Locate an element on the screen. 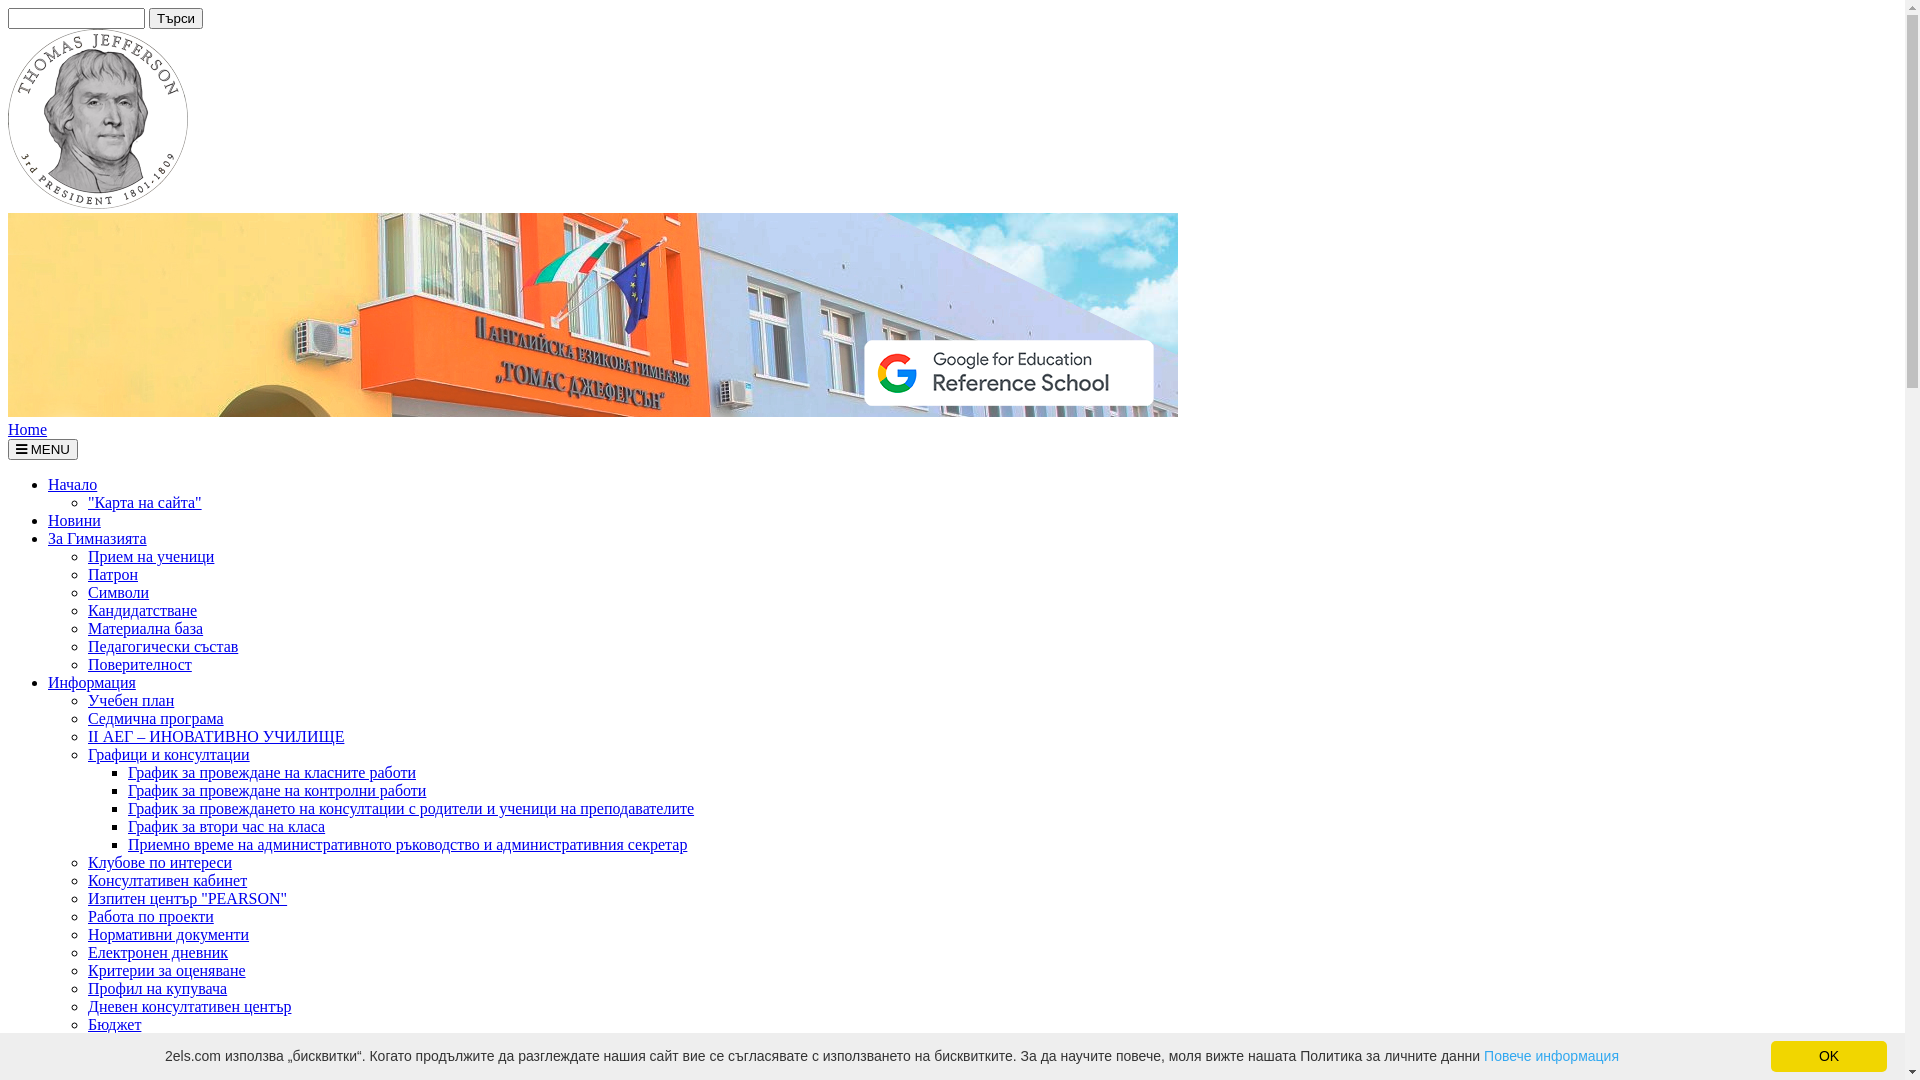 The image size is (1920, 1080). 'Home' is located at coordinates (27, 428).